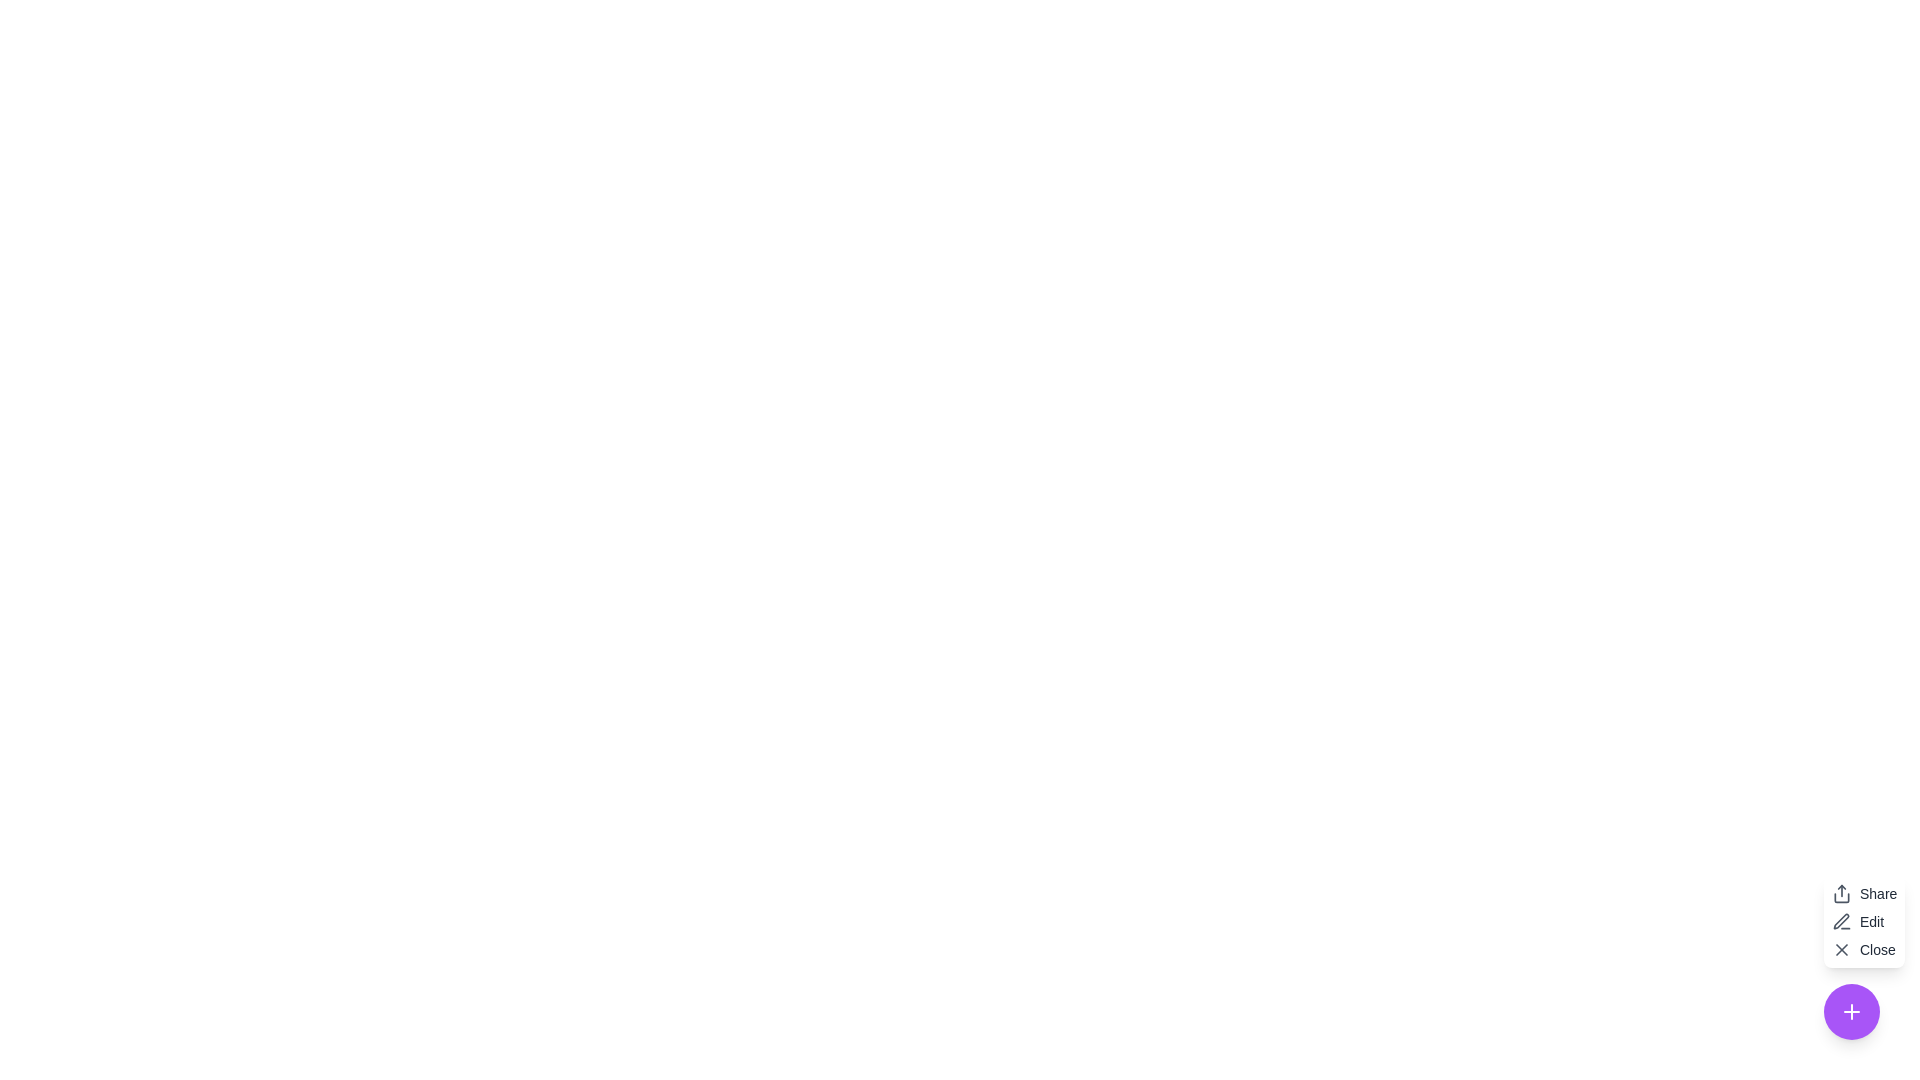  I want to click on the upward-pointing arrow icon button, which is styled with a thin stroke design and located to the left of the 'Share' label, to initiate a sharing action, so click(1841, 893).